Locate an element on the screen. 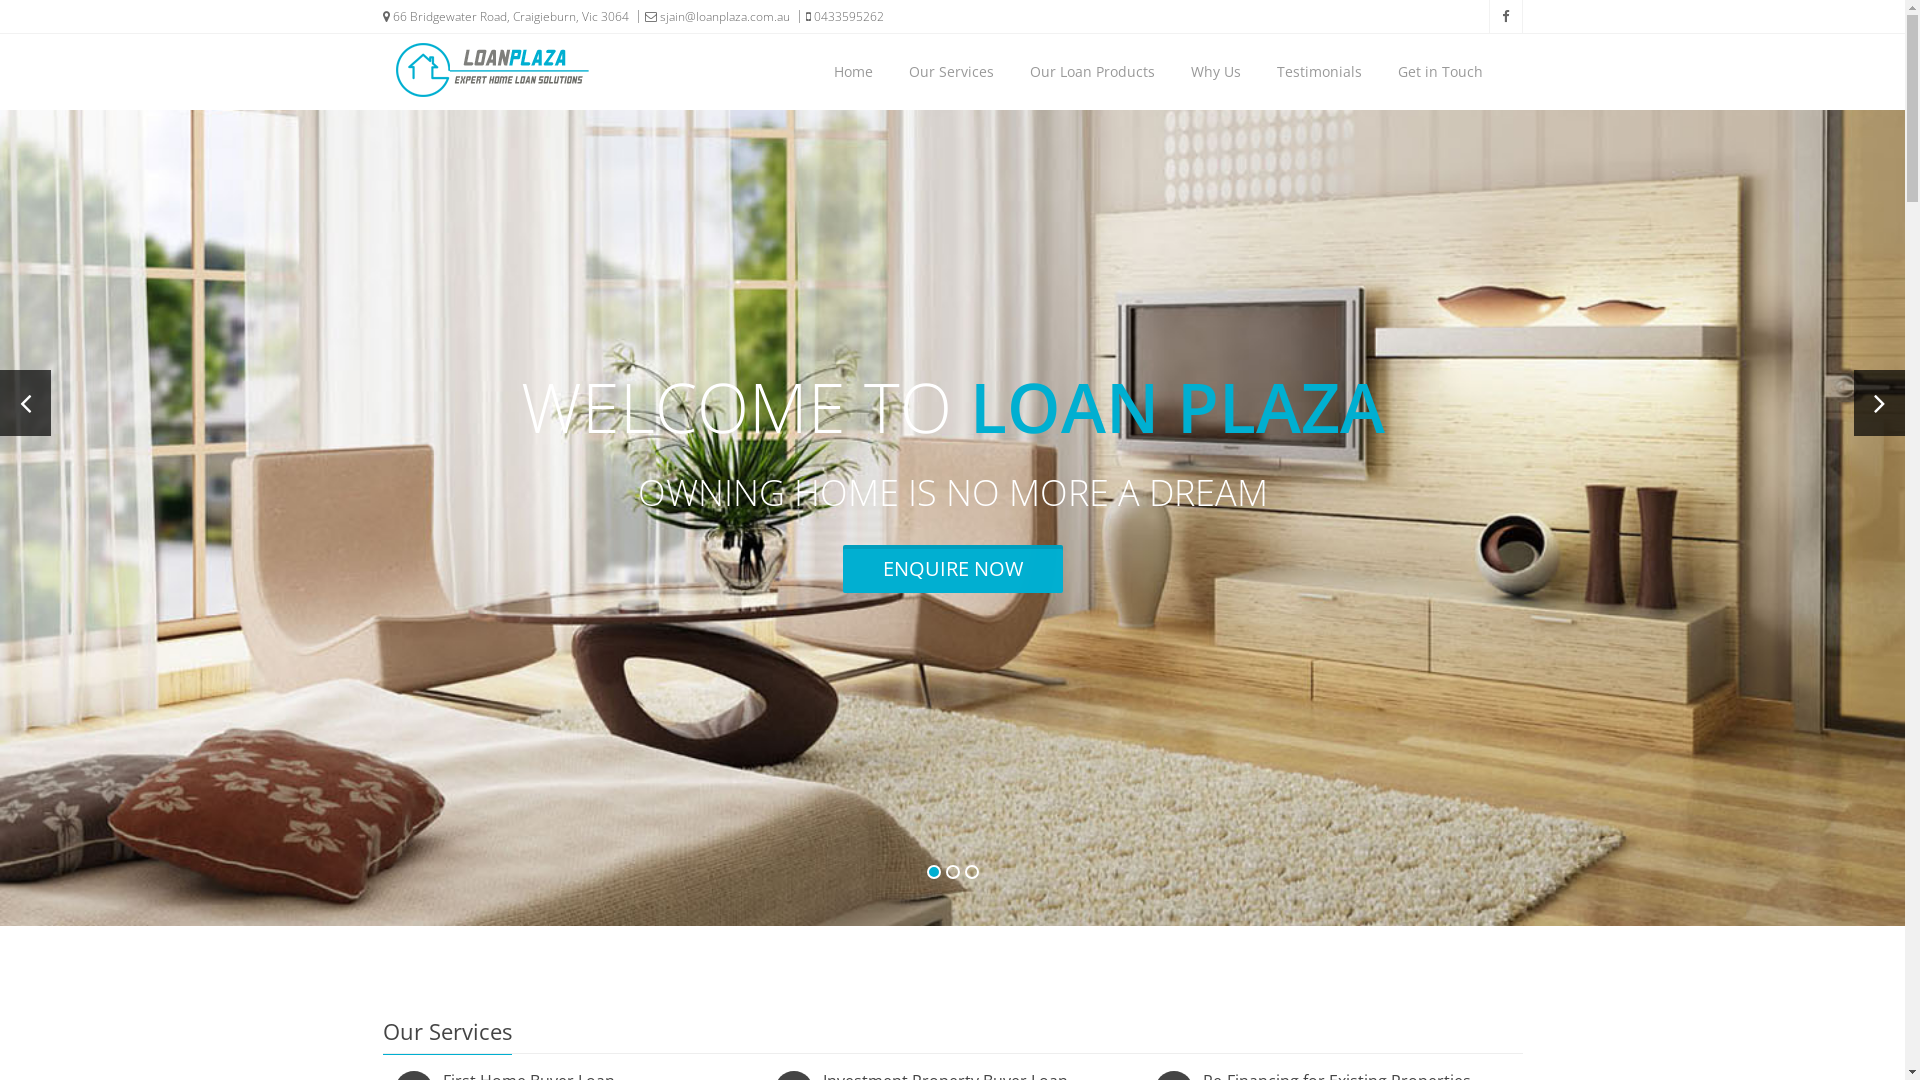  'Get in Touch' is located at coordinates (1438, 71).